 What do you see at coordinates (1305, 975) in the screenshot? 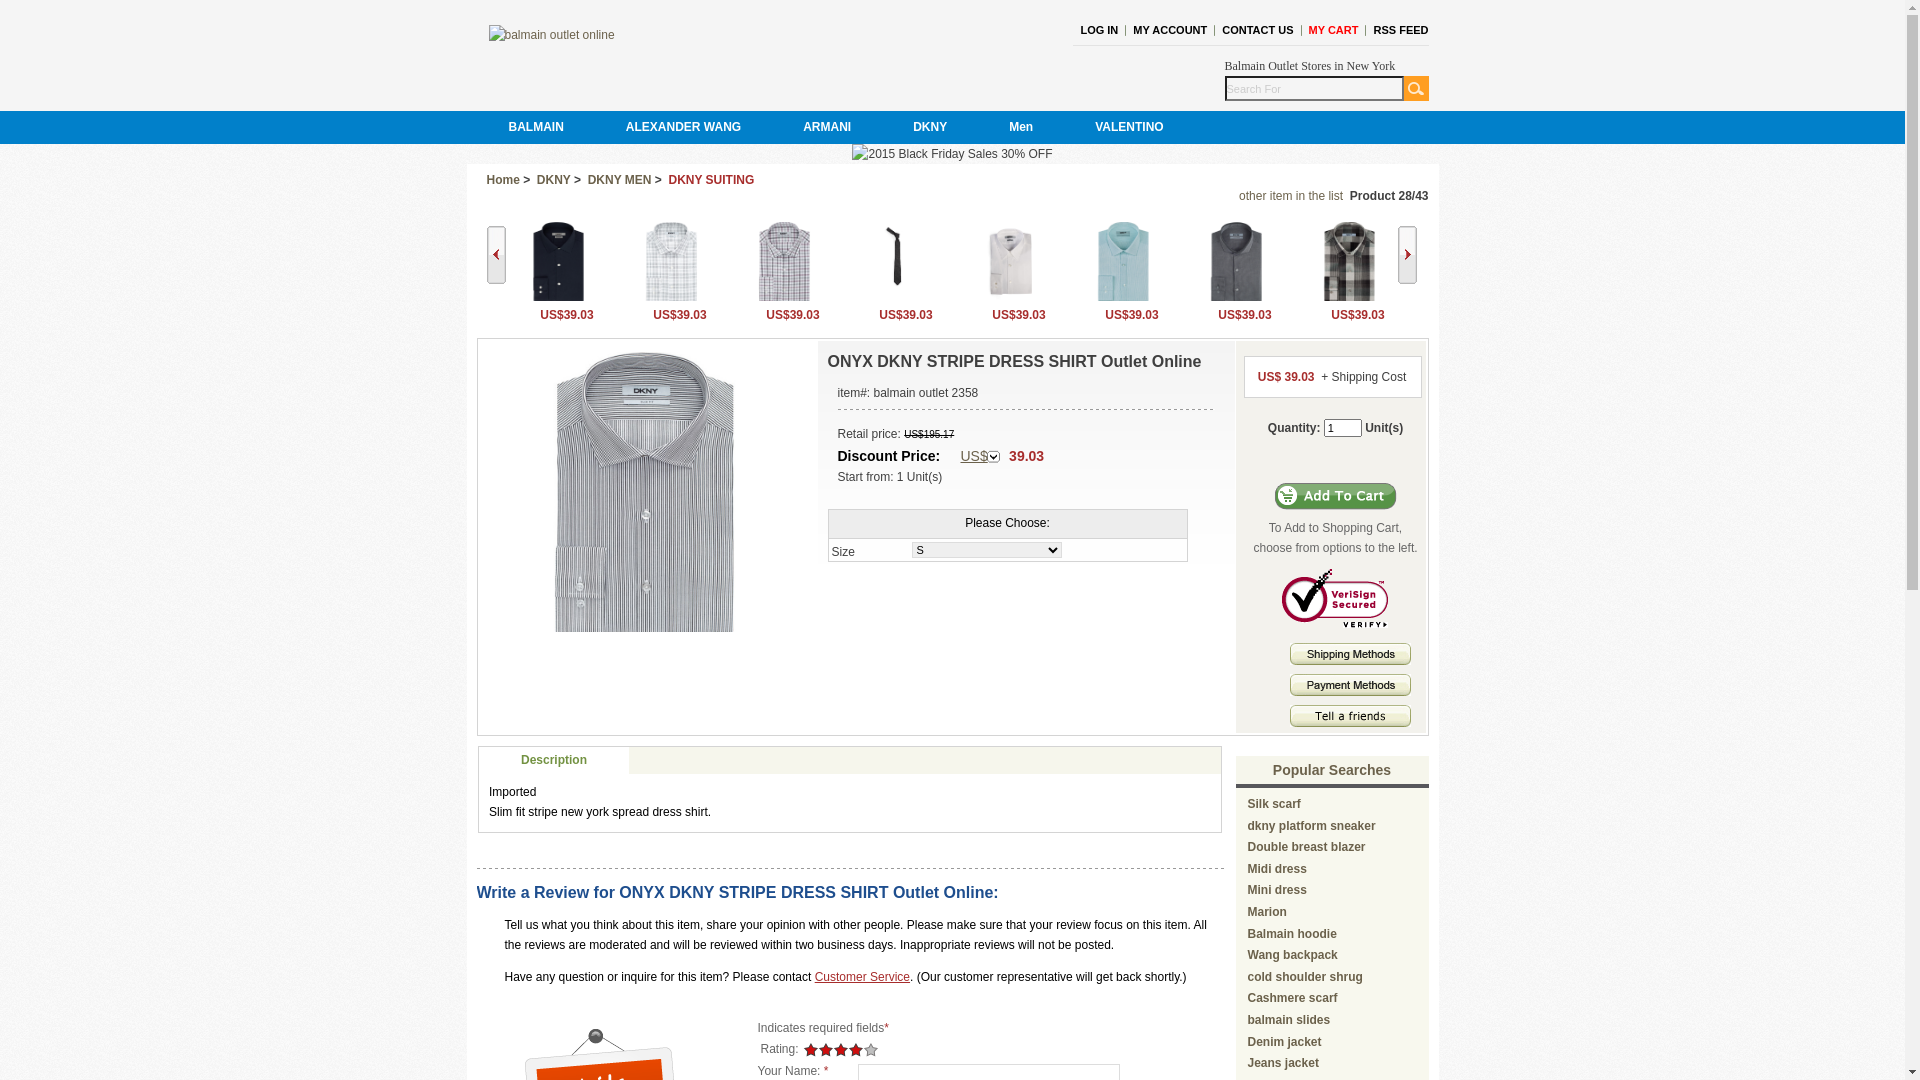
I see `'cold shoulder shrug'` at bounding box center [1305, 975].